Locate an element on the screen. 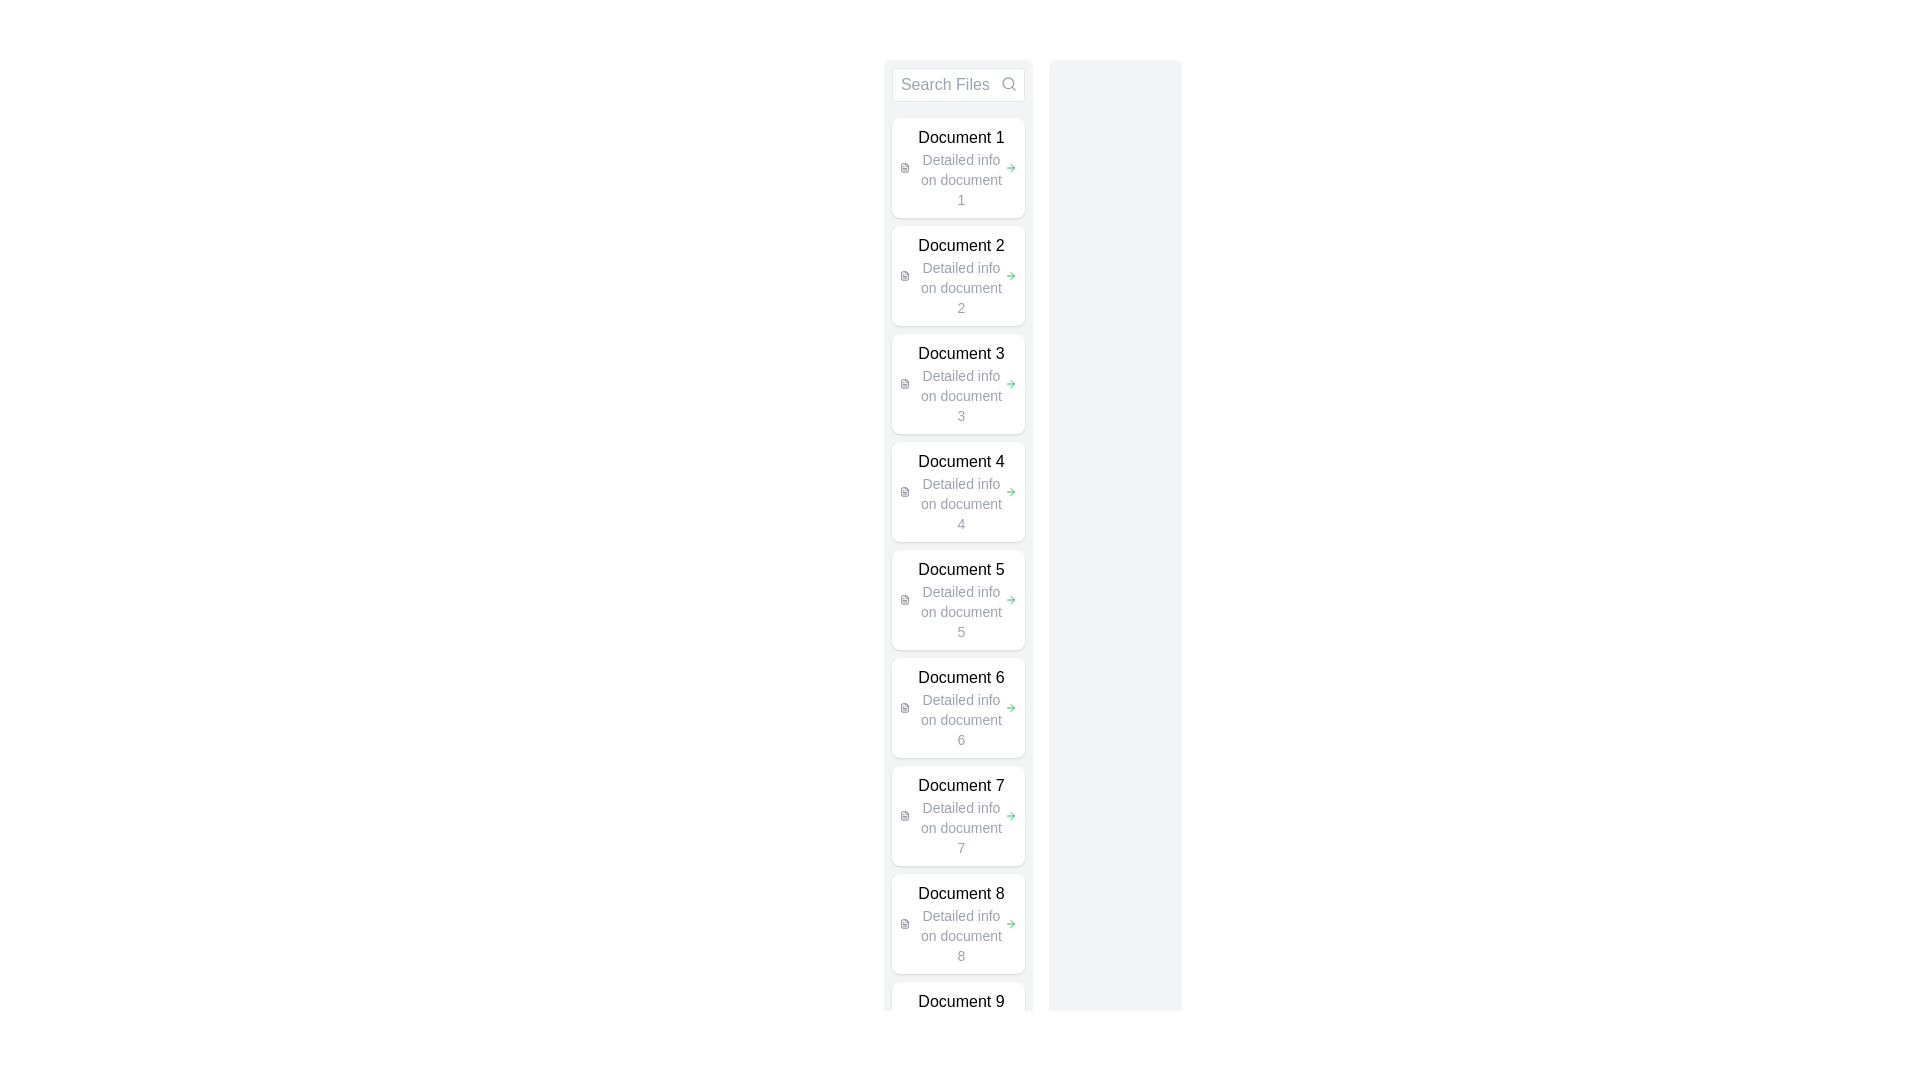 This screenshot has width=1920, height=1080. the text label element containing 'Detailed info on document 2', which is positioned below the 'Document 2' title in a vertical list is located at coordinates (961, 288).